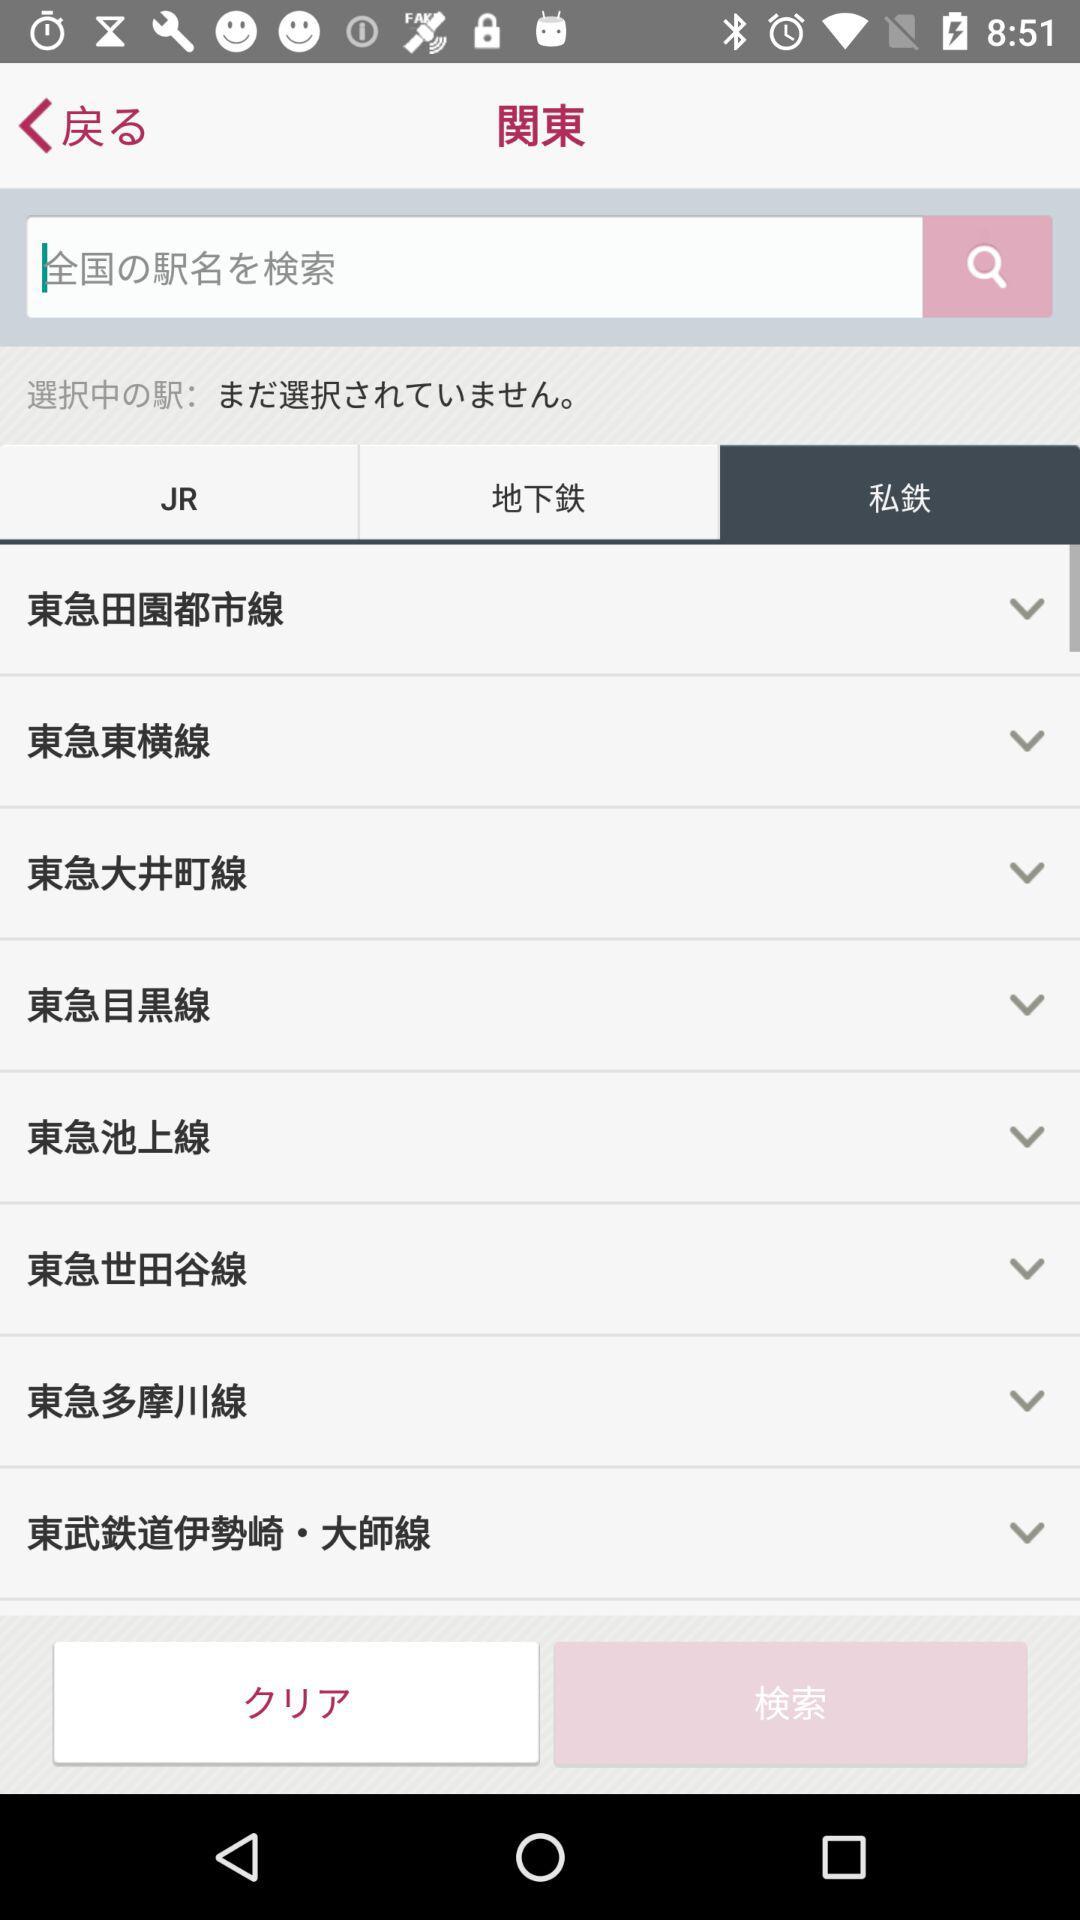  Describe the element at coordinates (987, 266) in the screenshot. I see `the search icon` at that location.